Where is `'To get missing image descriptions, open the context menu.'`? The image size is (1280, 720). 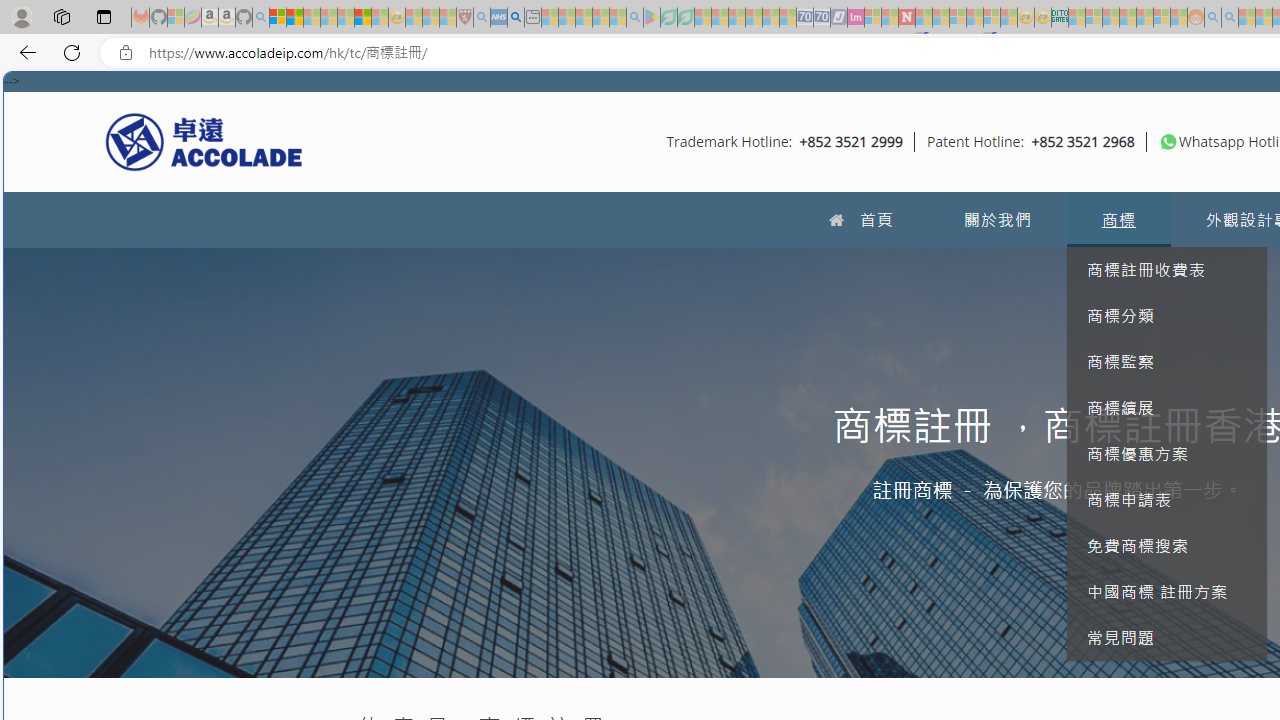
'To get missing image descriptions, open the context menu.' is located at coordinates (1168, 140).